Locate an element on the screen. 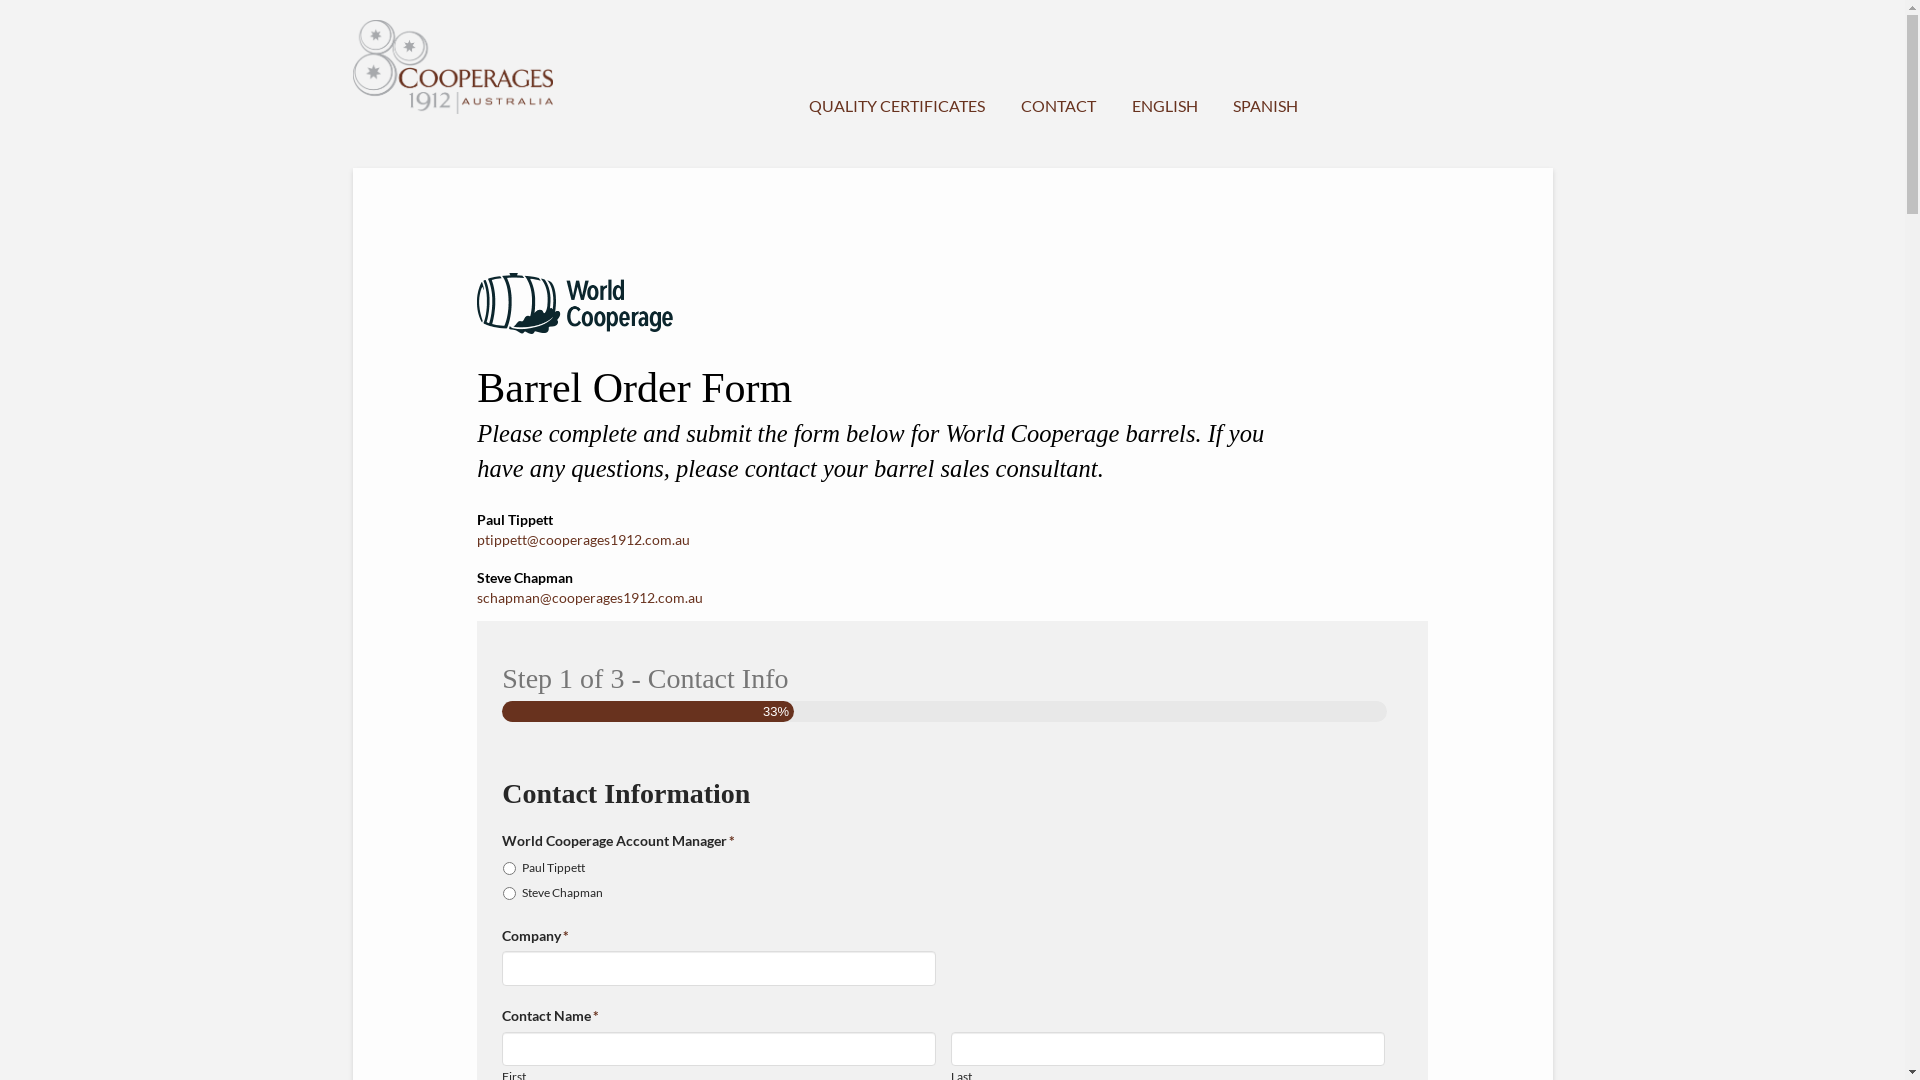  'ptippett@cooperages1912.com.au' is located at coordinates (582, 538).